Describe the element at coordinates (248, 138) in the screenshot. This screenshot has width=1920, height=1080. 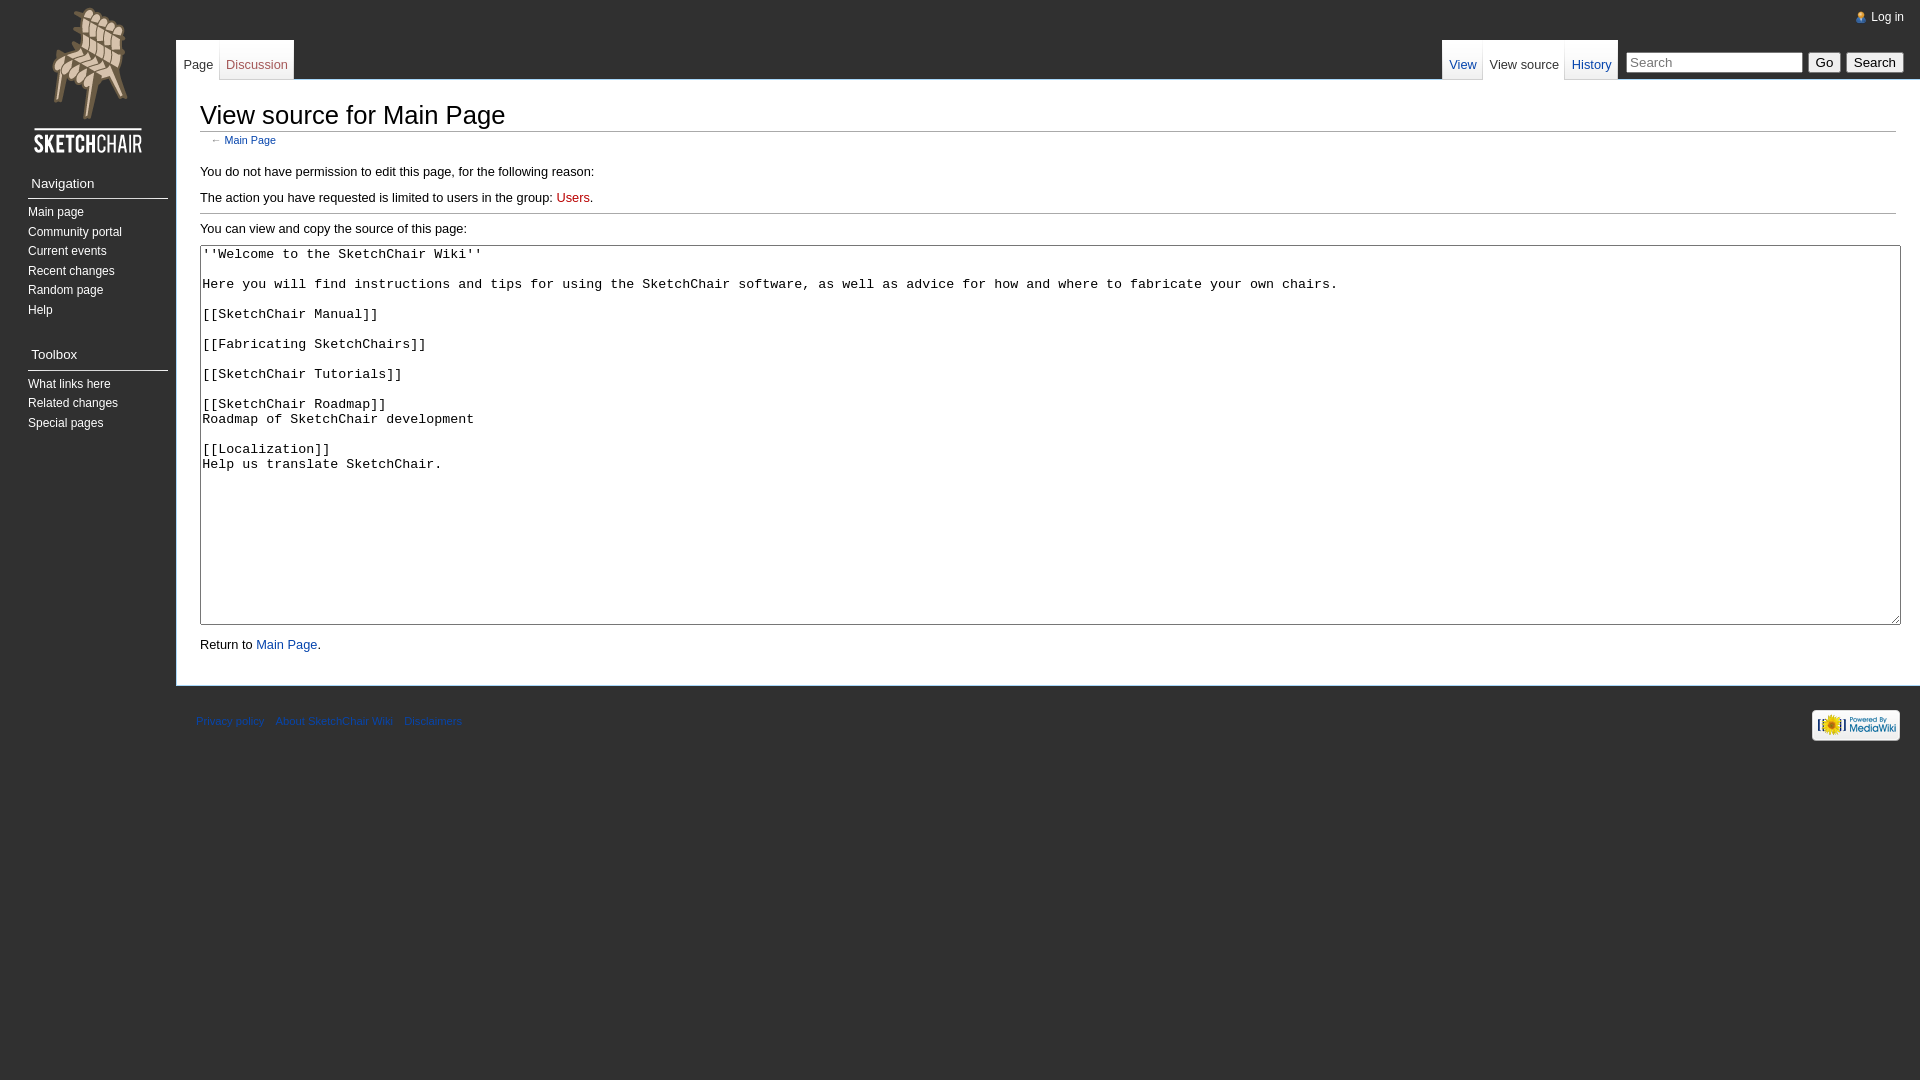
I see `'Main Page'` at that location.